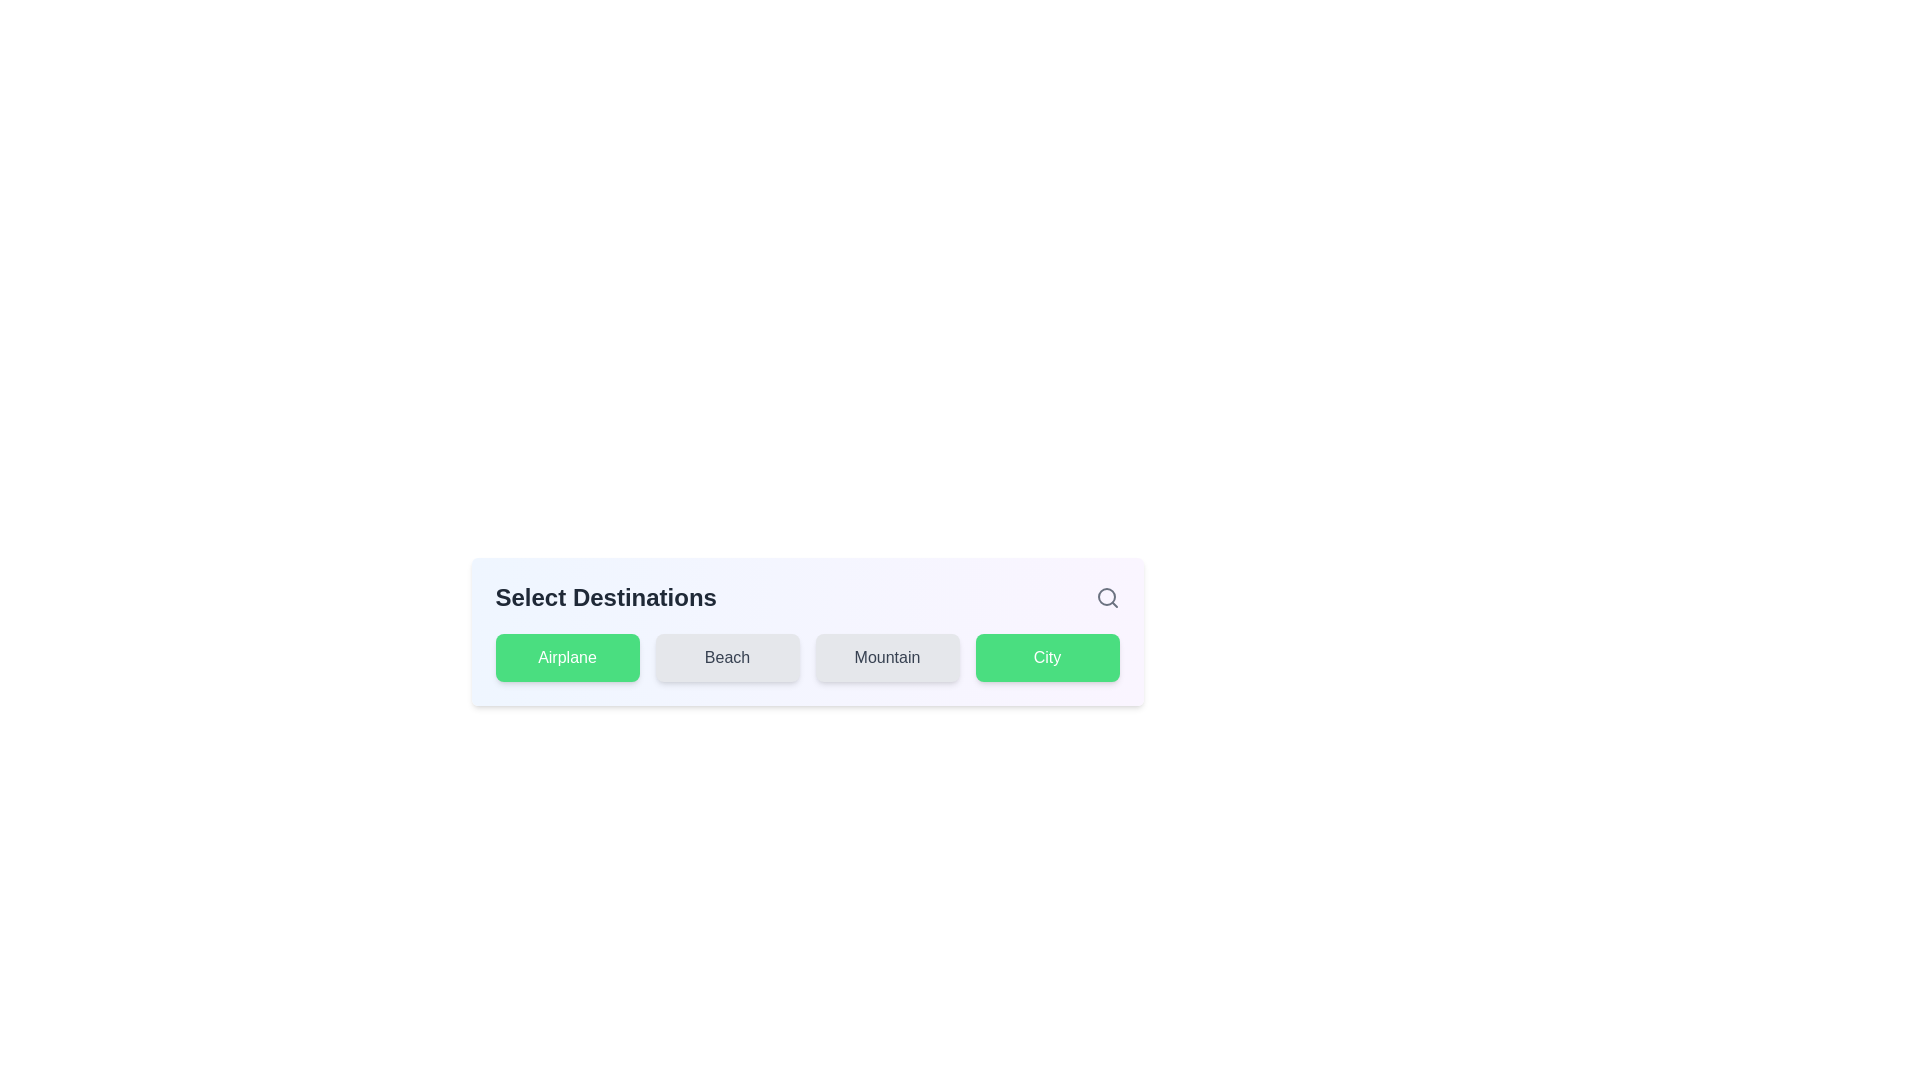  I want to click on the item Airplane, so click(566, 658).